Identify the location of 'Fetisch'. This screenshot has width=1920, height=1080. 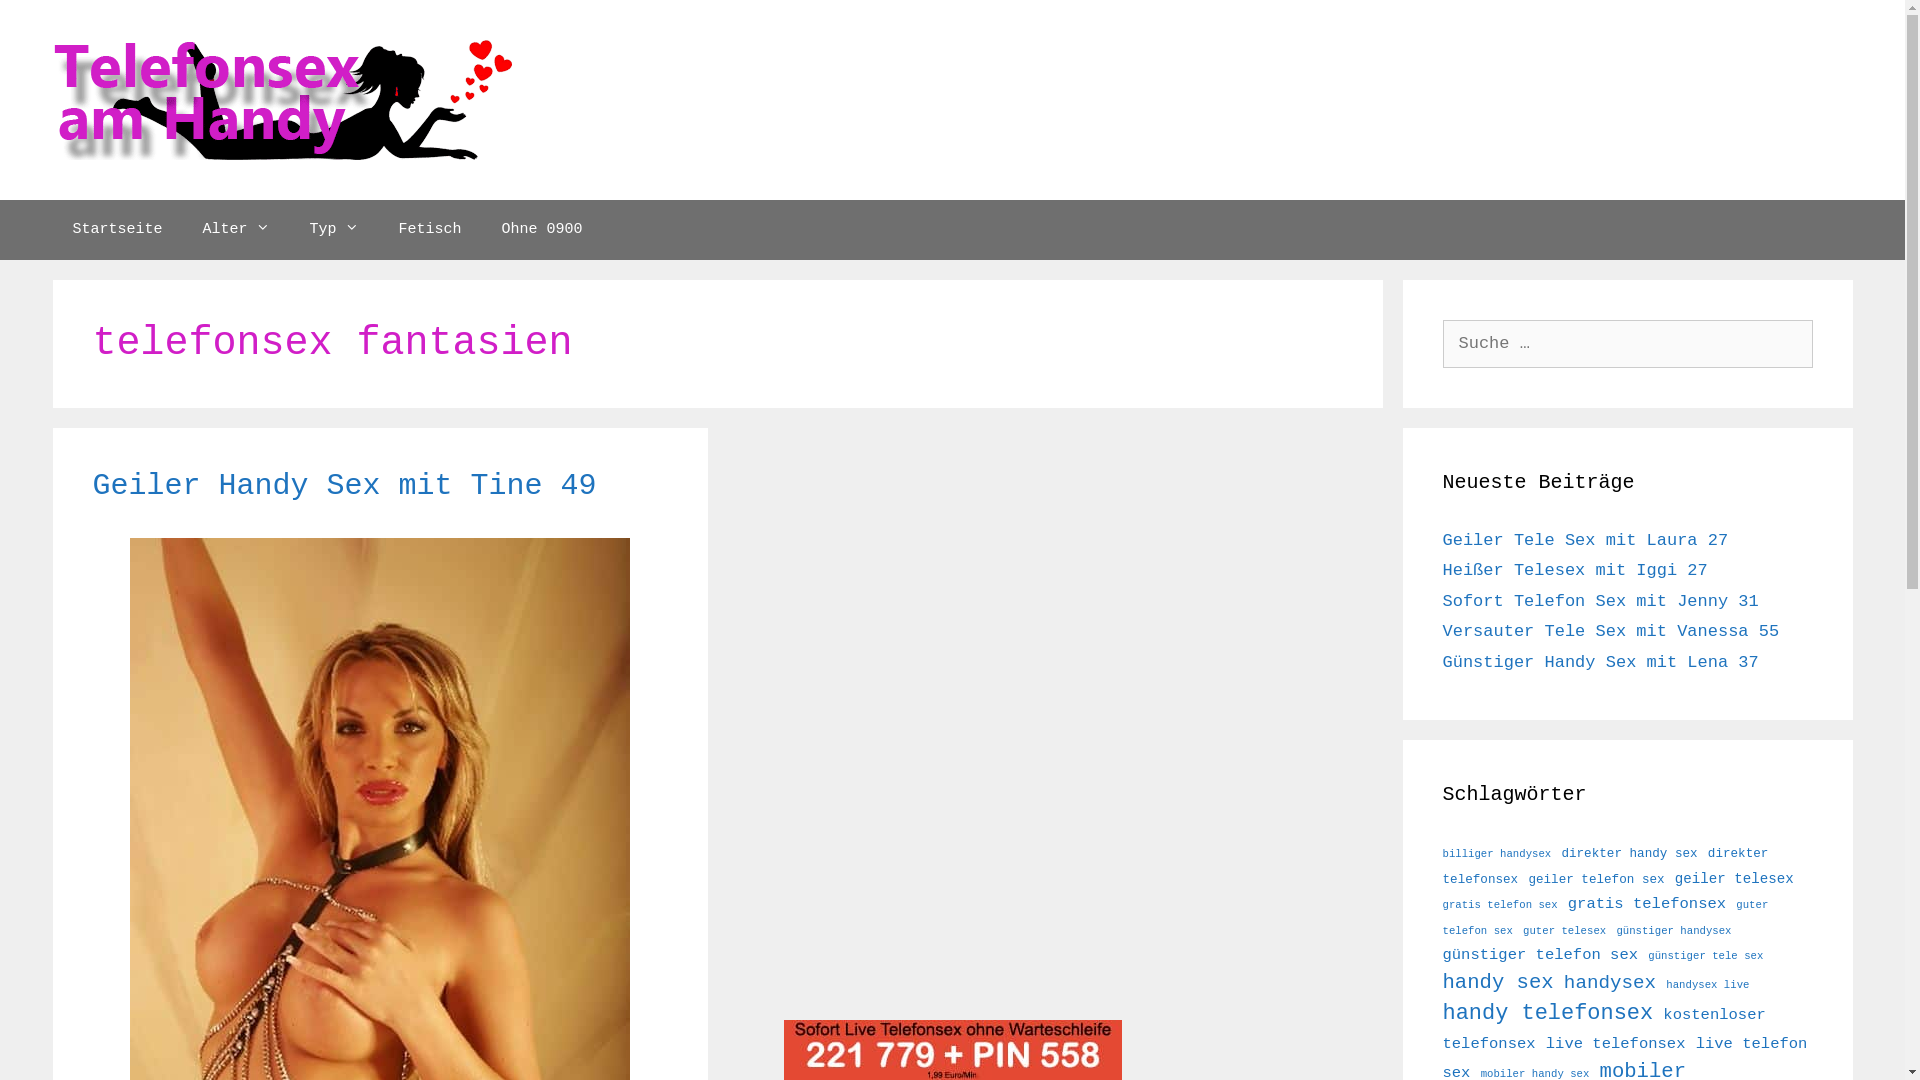
(429, 229).